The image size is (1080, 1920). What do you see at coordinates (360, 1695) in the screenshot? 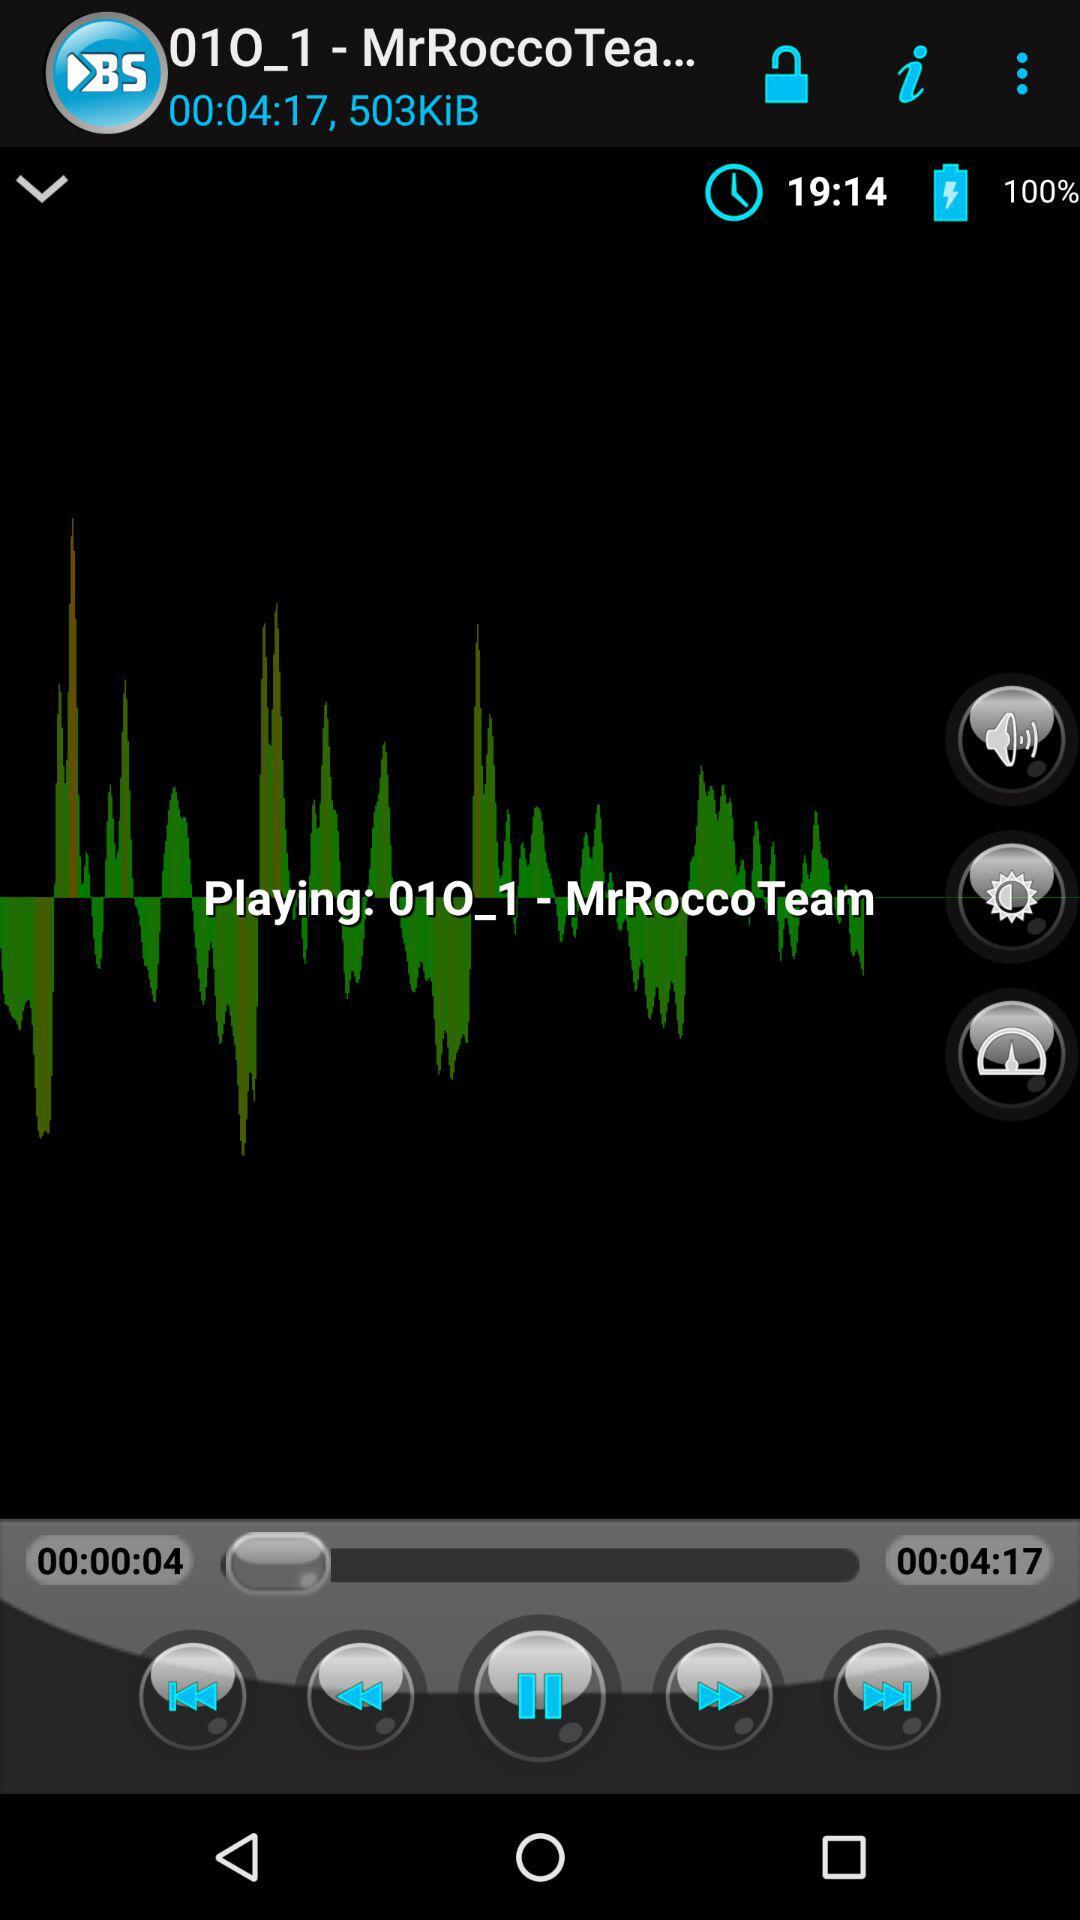
I see `previous` at bounding box center [360, 1695].